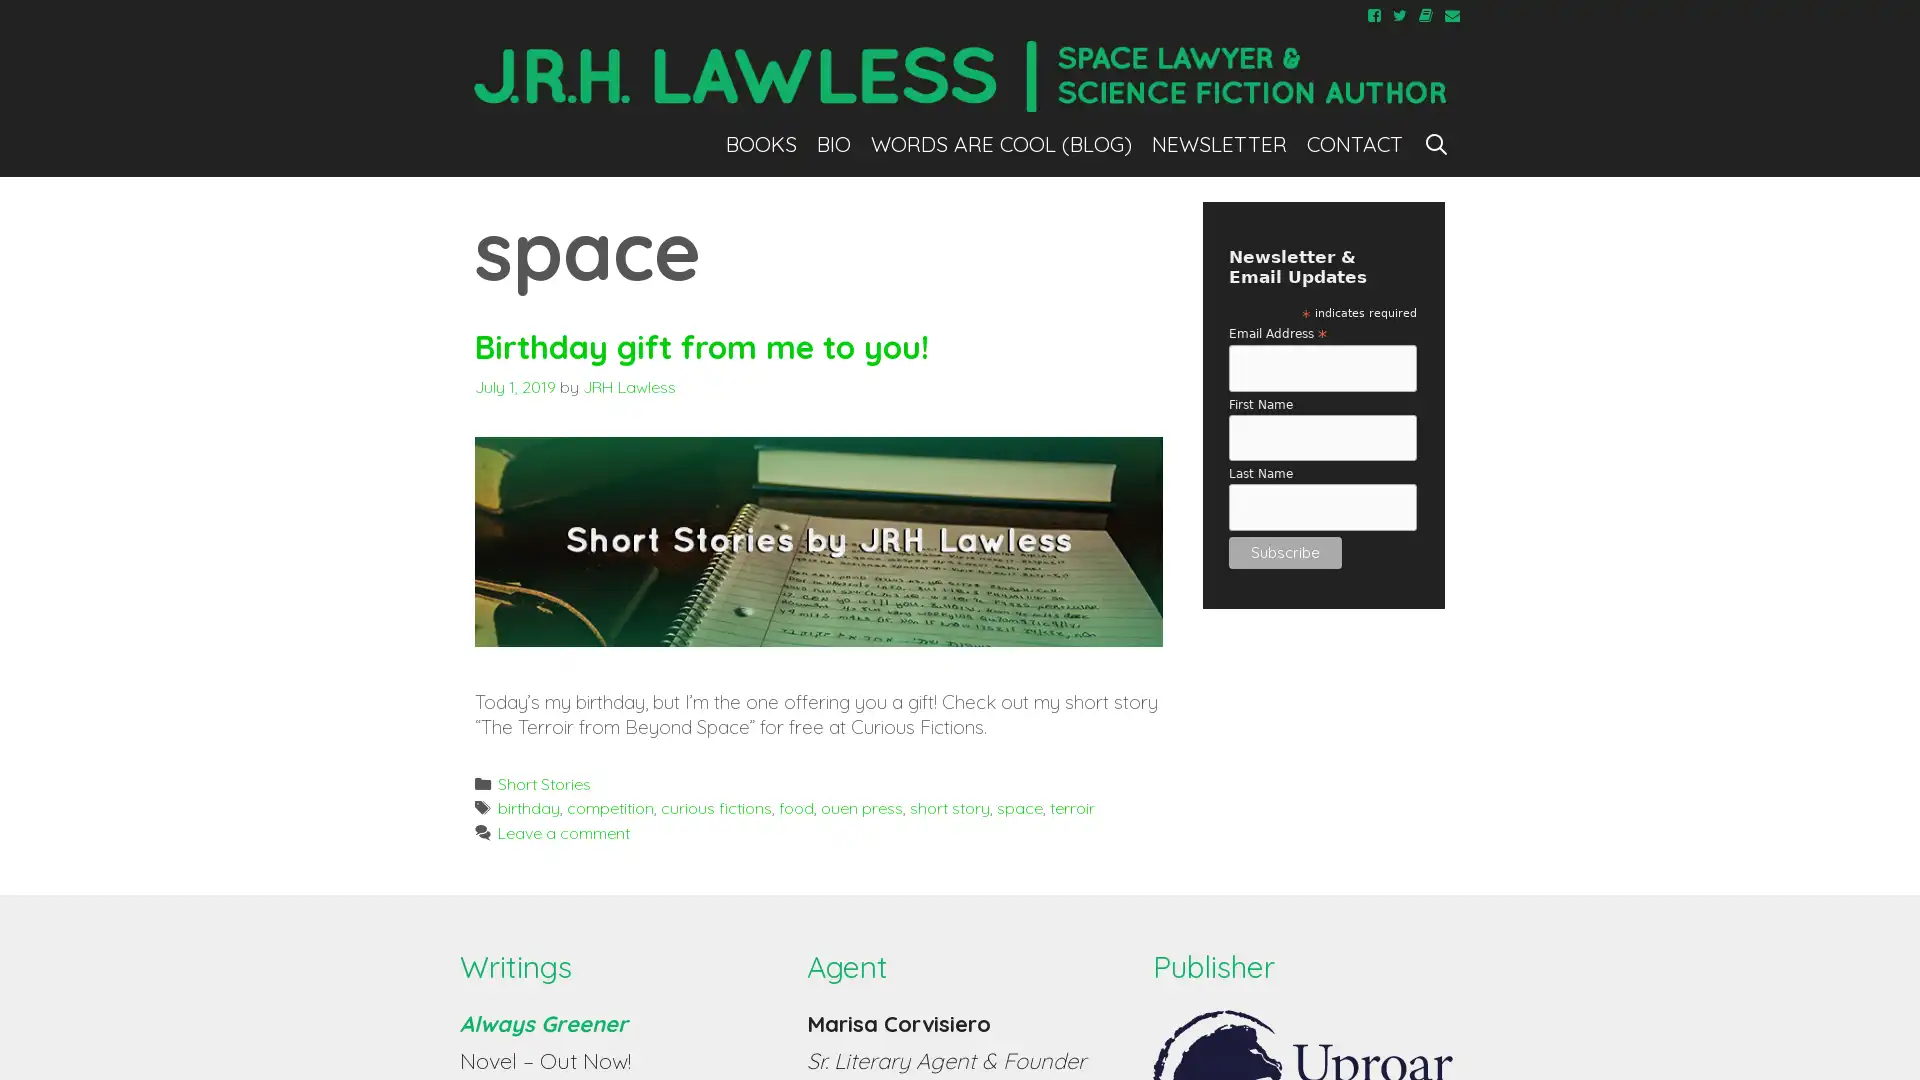 This screenshot has width=1920, height=1080. Describe the element at coordinates (1284, 551) in the screenshot. I see `Subscribe` at that location.